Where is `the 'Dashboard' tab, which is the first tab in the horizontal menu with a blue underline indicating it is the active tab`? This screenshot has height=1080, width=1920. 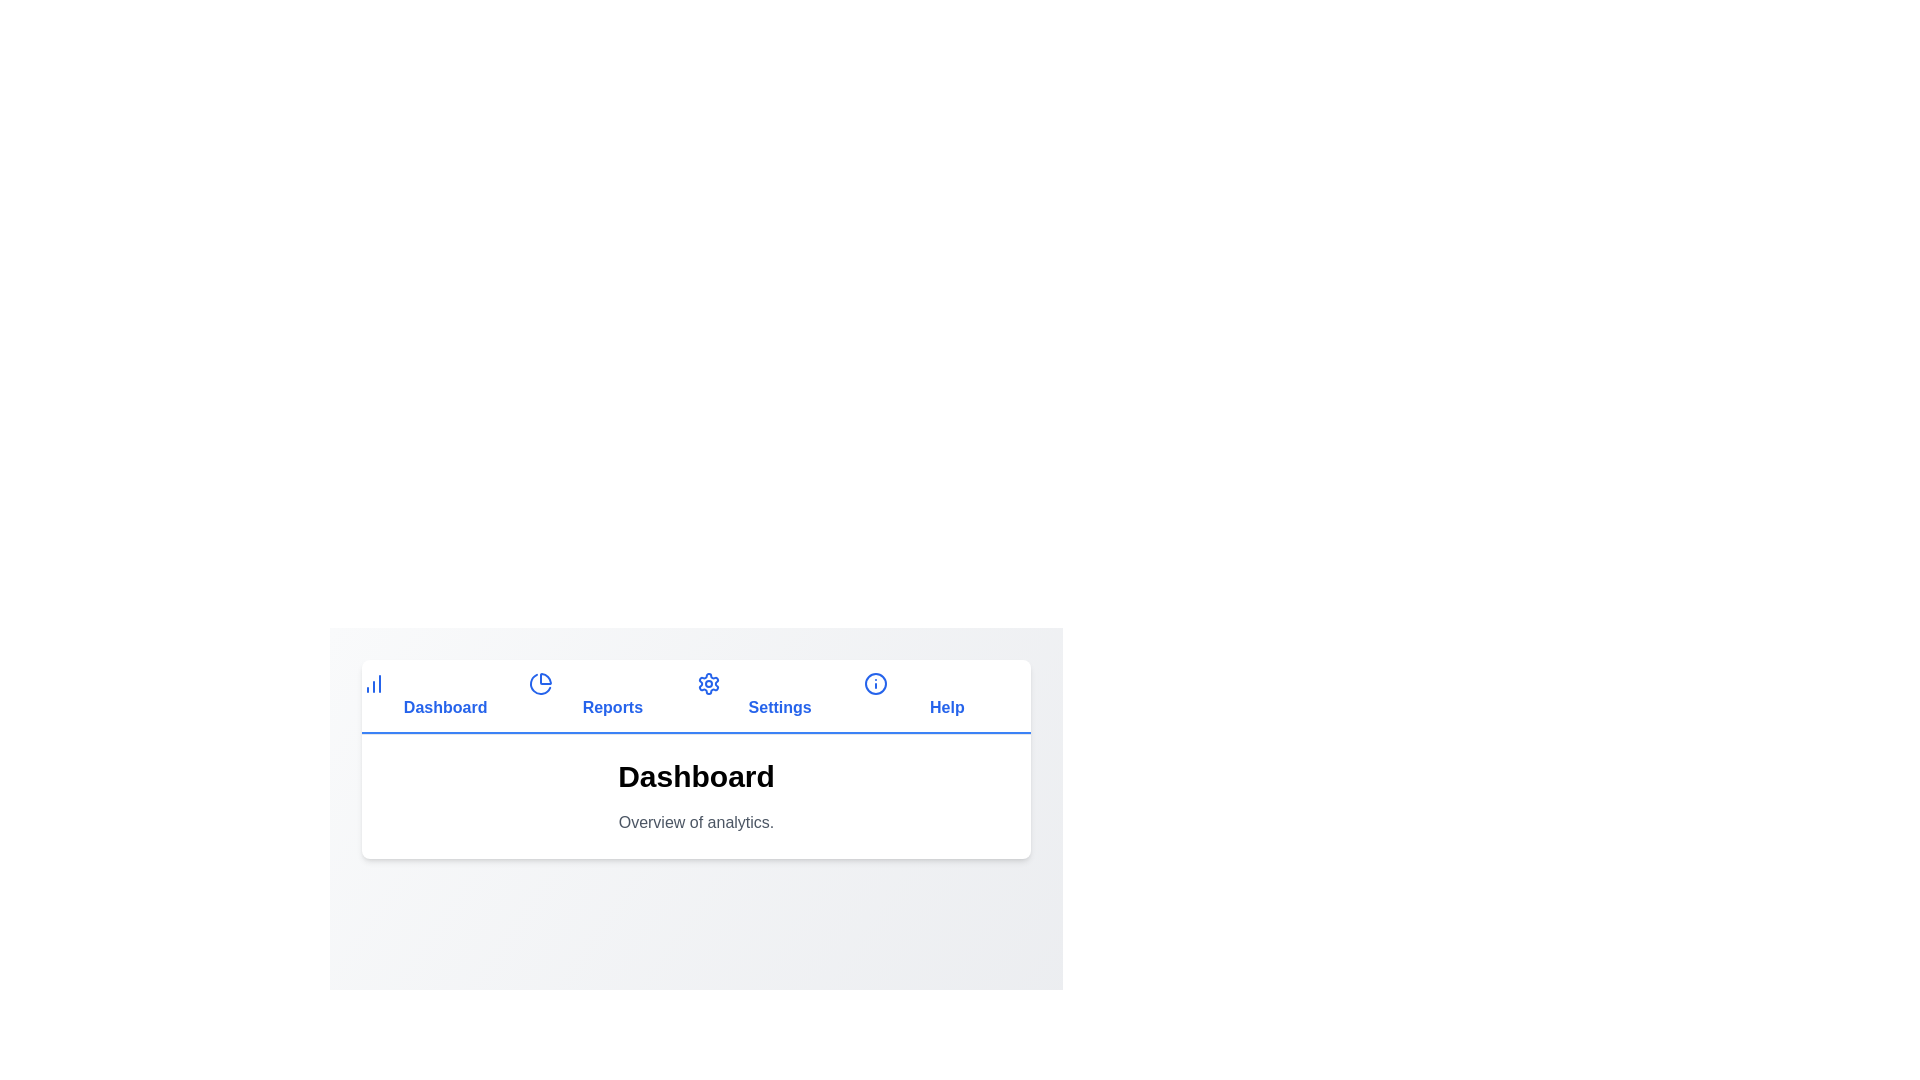
the 'Dashboard' tab, which is the first tab in the horizontal menu with a blue underline indicating it is the active tab is located at coordinates (444, 696).